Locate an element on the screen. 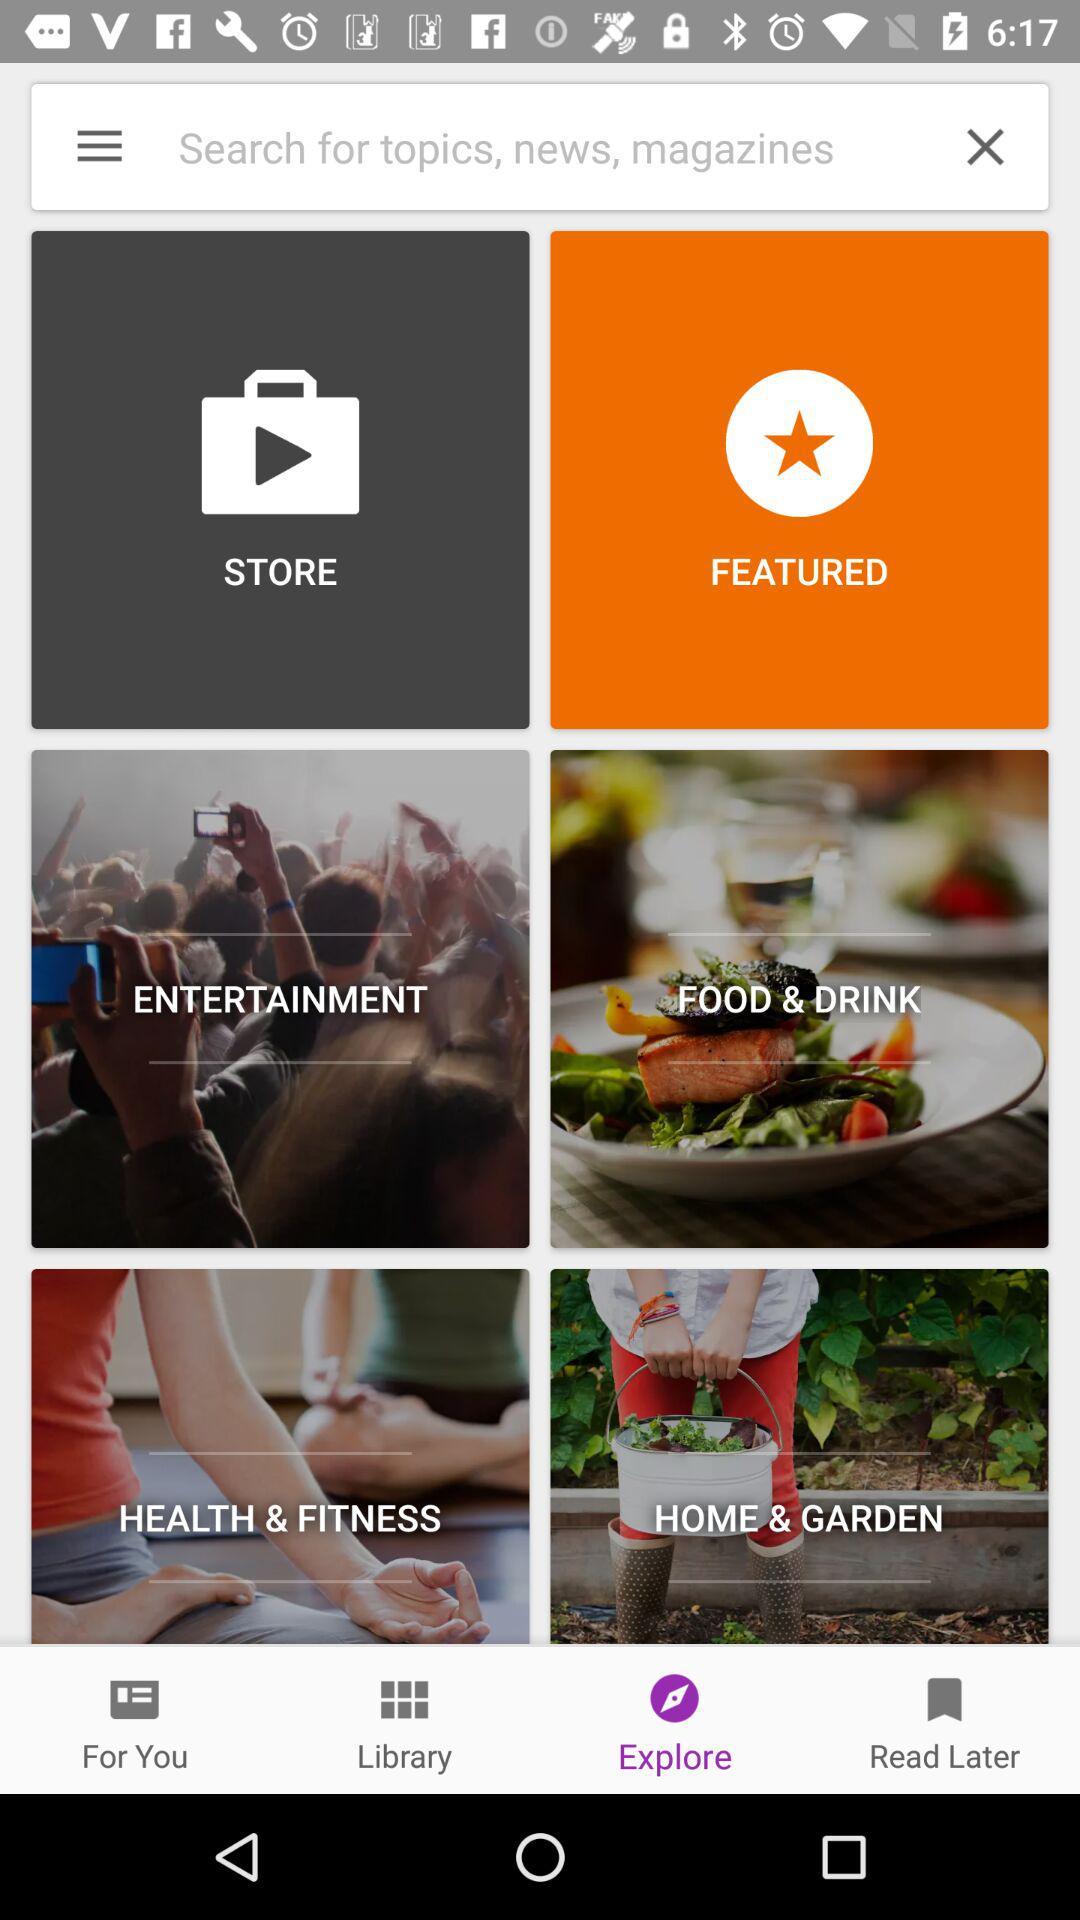 The height and width of the screenshot is (1920, 1080). the close button on the web page is located at coordinates (985, 146).